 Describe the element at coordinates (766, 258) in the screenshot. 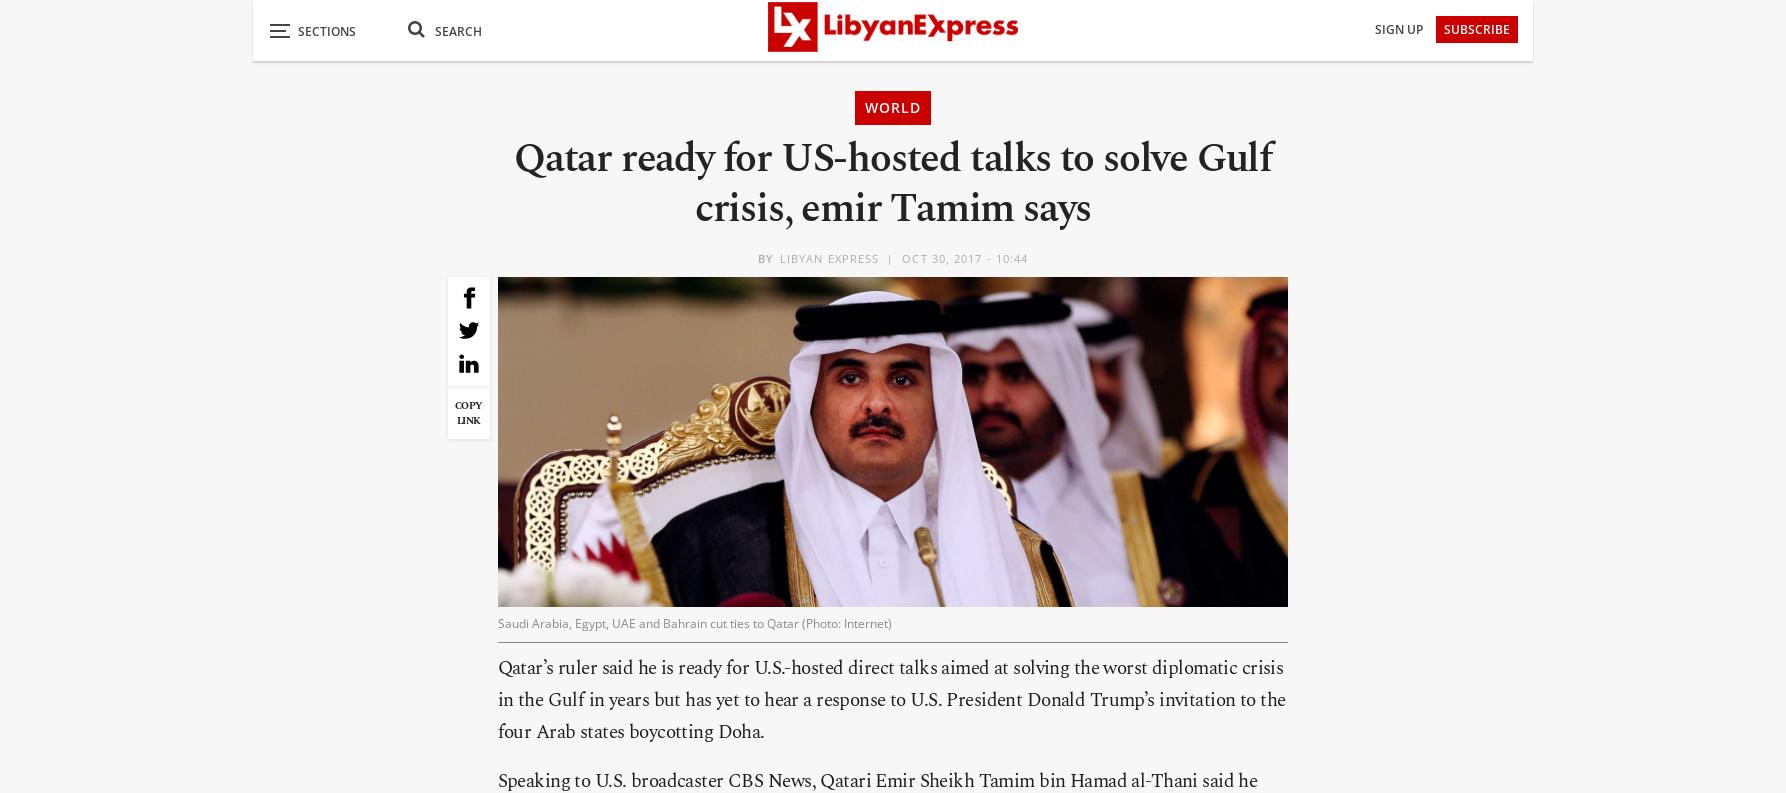

I see `'BY'` at that location.